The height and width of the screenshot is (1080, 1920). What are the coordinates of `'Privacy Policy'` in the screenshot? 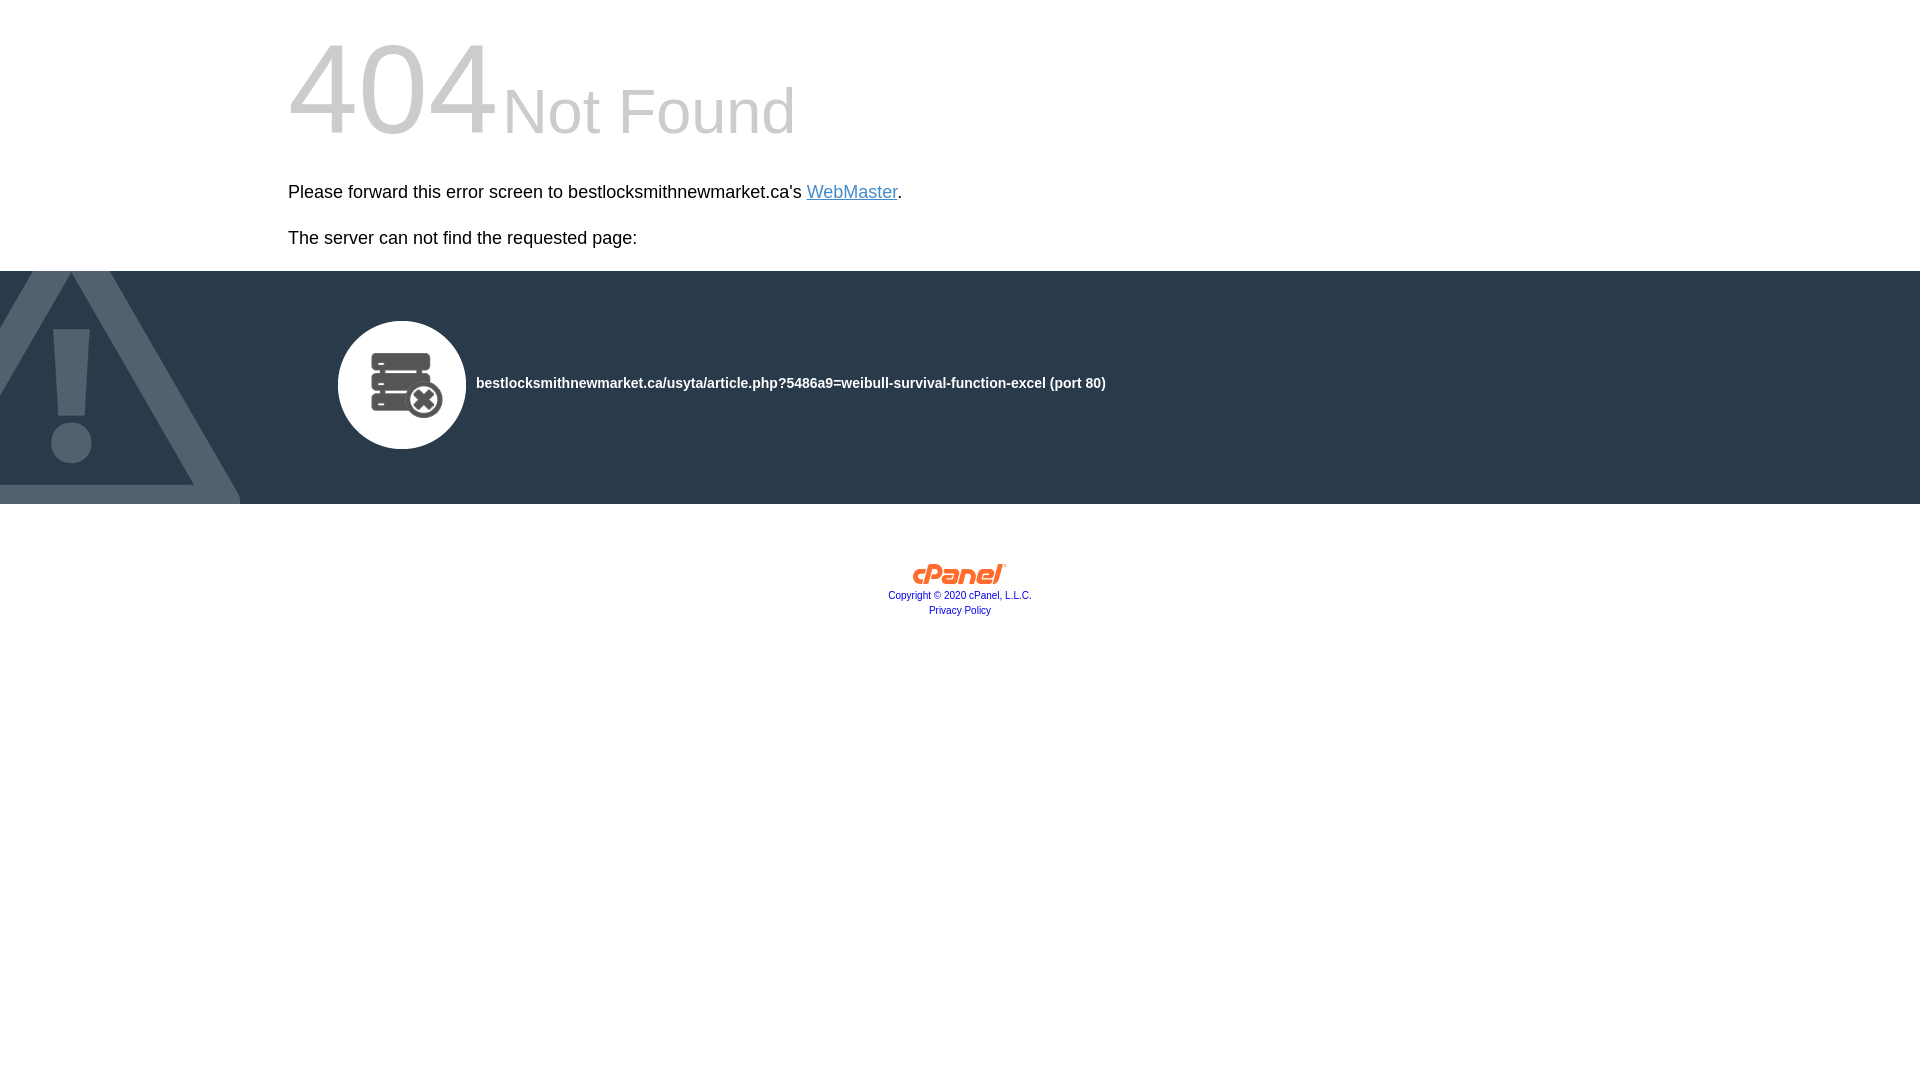 It's located at (960, 609).